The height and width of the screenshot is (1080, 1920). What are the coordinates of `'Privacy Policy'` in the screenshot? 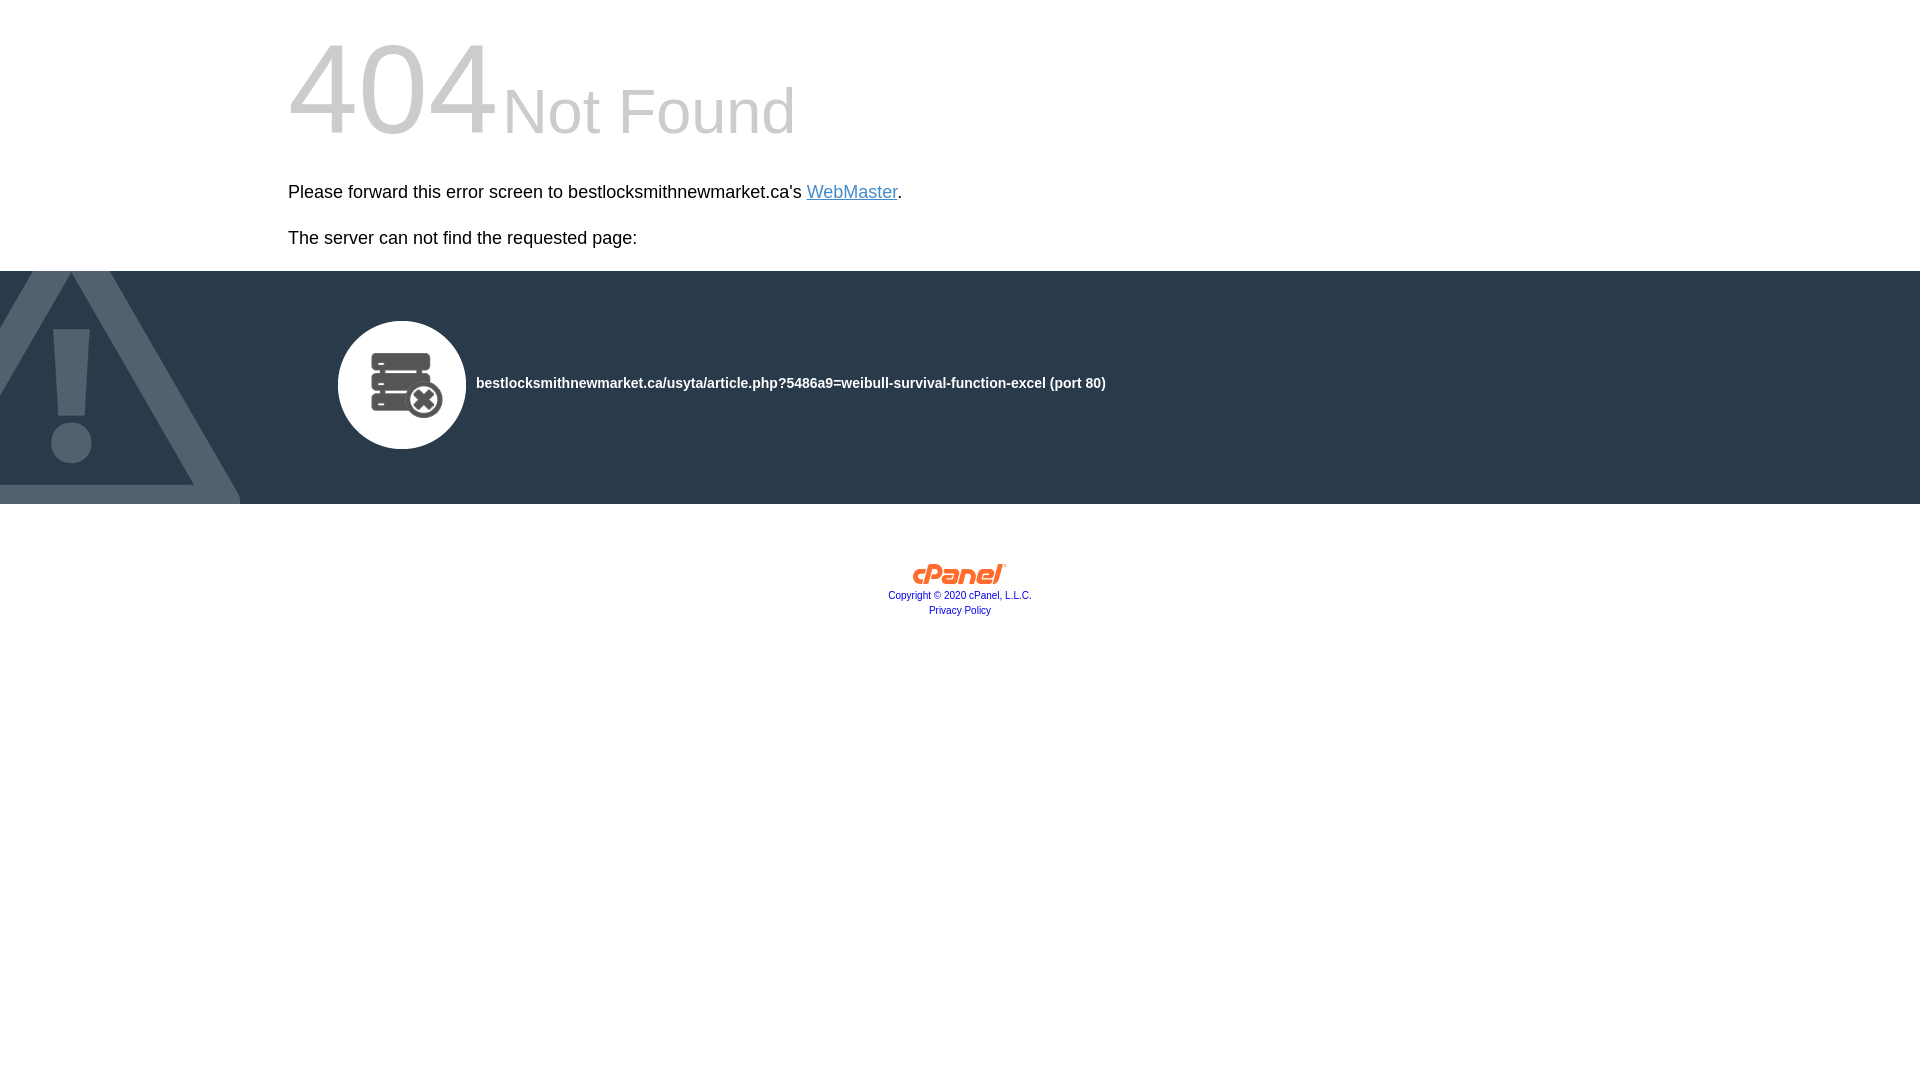 It's located at (960, 609).